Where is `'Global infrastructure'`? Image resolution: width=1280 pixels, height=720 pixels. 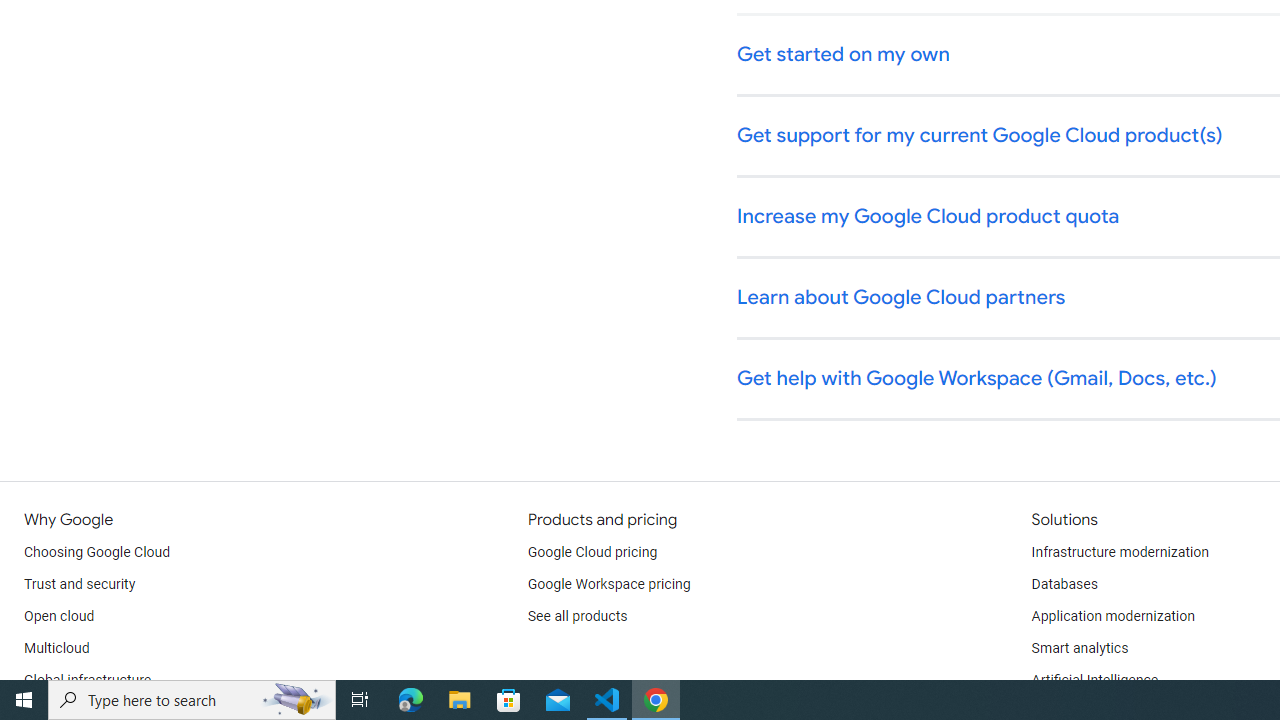
'Global infrastructure' is located at coordinates (87, 680).